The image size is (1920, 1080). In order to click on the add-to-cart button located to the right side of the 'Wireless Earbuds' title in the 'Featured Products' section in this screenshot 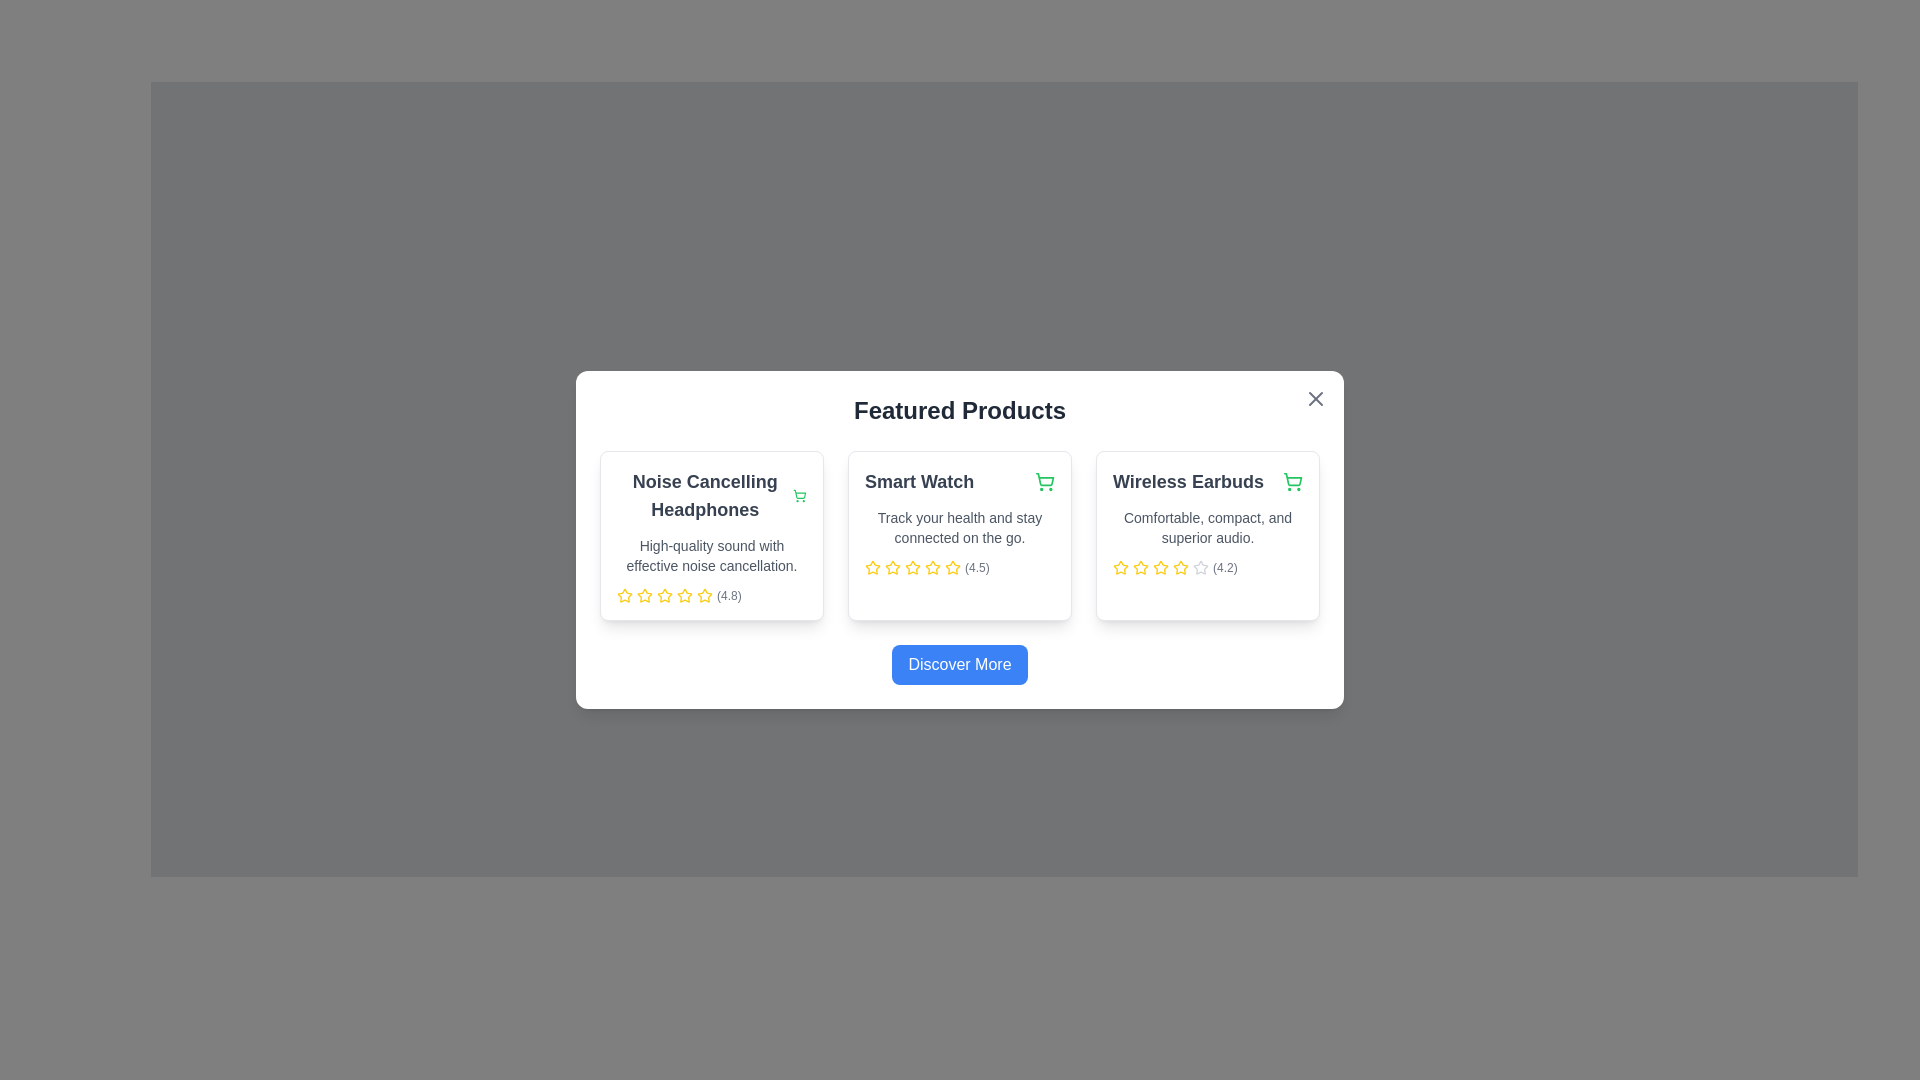, I will do `click(1292, 482)`.